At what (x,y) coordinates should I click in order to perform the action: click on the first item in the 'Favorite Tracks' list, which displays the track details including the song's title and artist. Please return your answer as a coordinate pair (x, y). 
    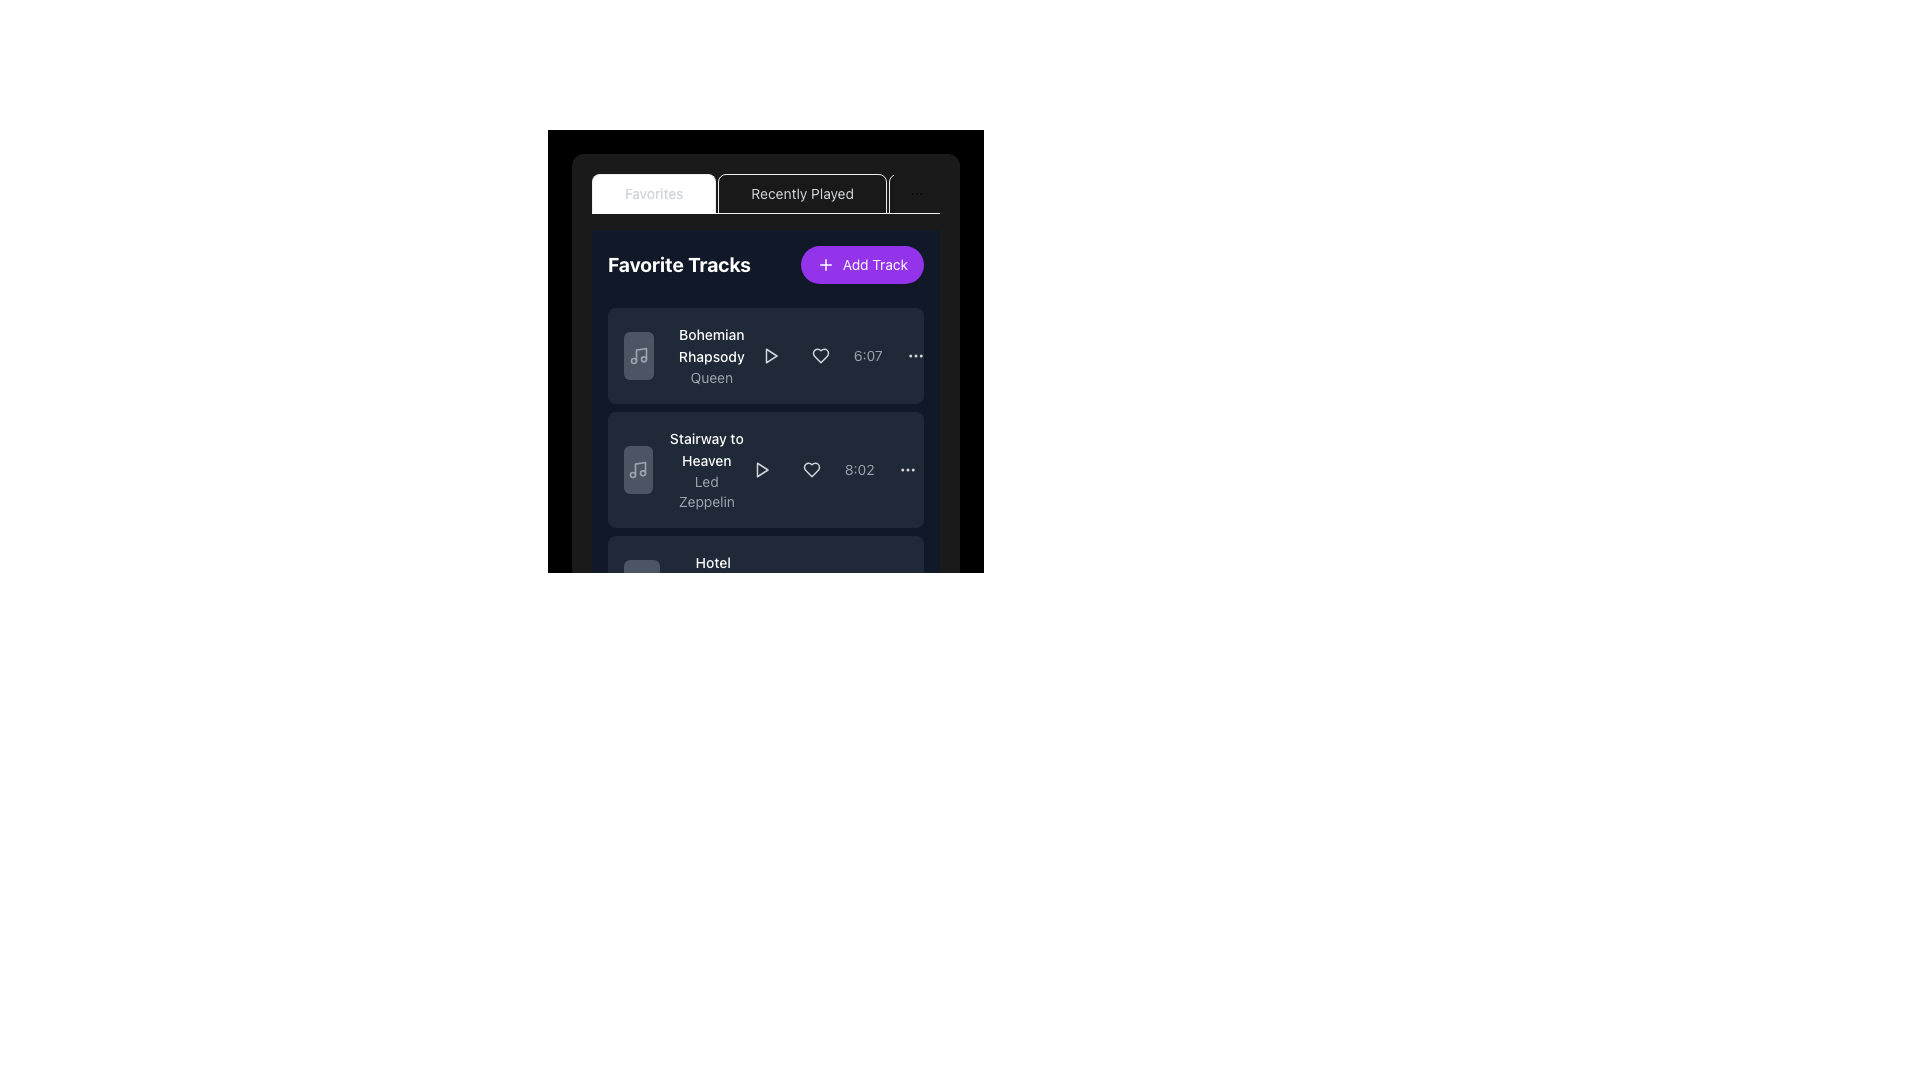
    Looking at the image, I should click on (688, 354).